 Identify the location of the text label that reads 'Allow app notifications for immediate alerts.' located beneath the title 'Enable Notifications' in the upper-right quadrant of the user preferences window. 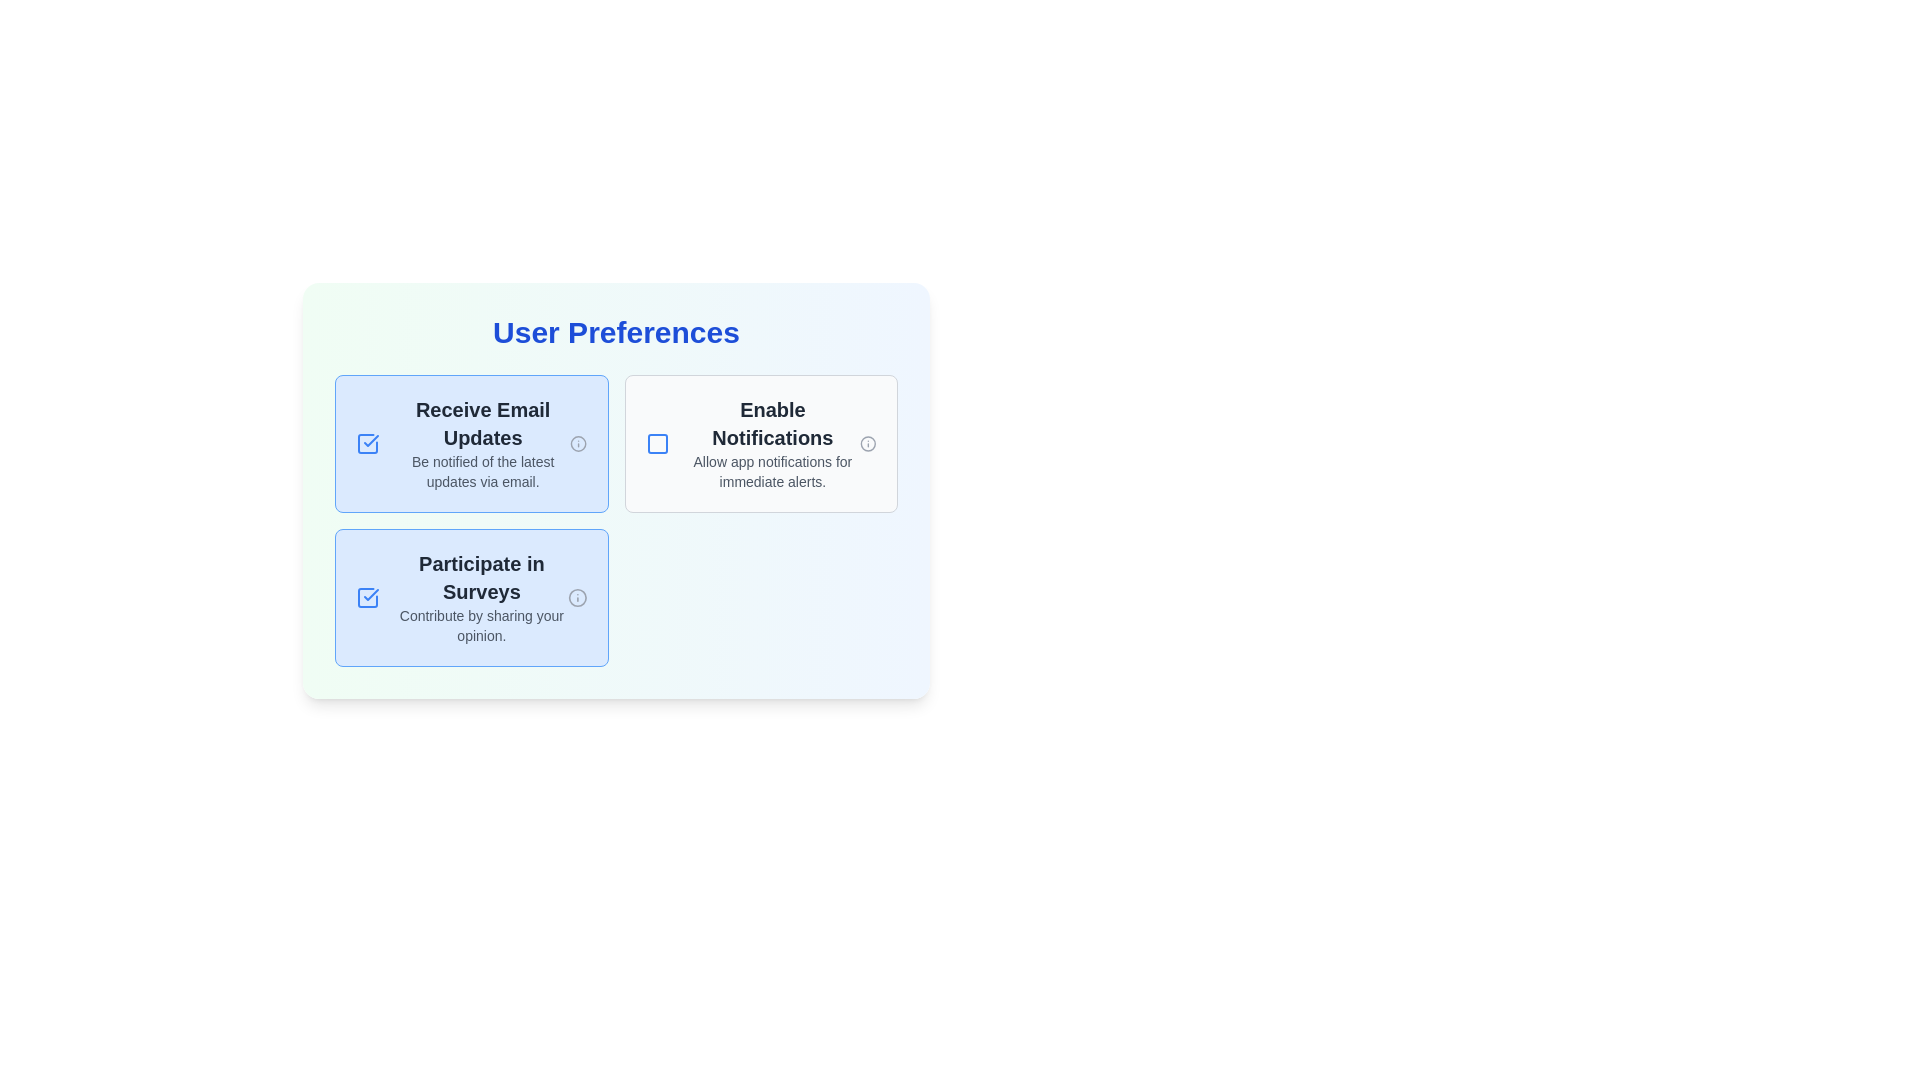
(771, 471).